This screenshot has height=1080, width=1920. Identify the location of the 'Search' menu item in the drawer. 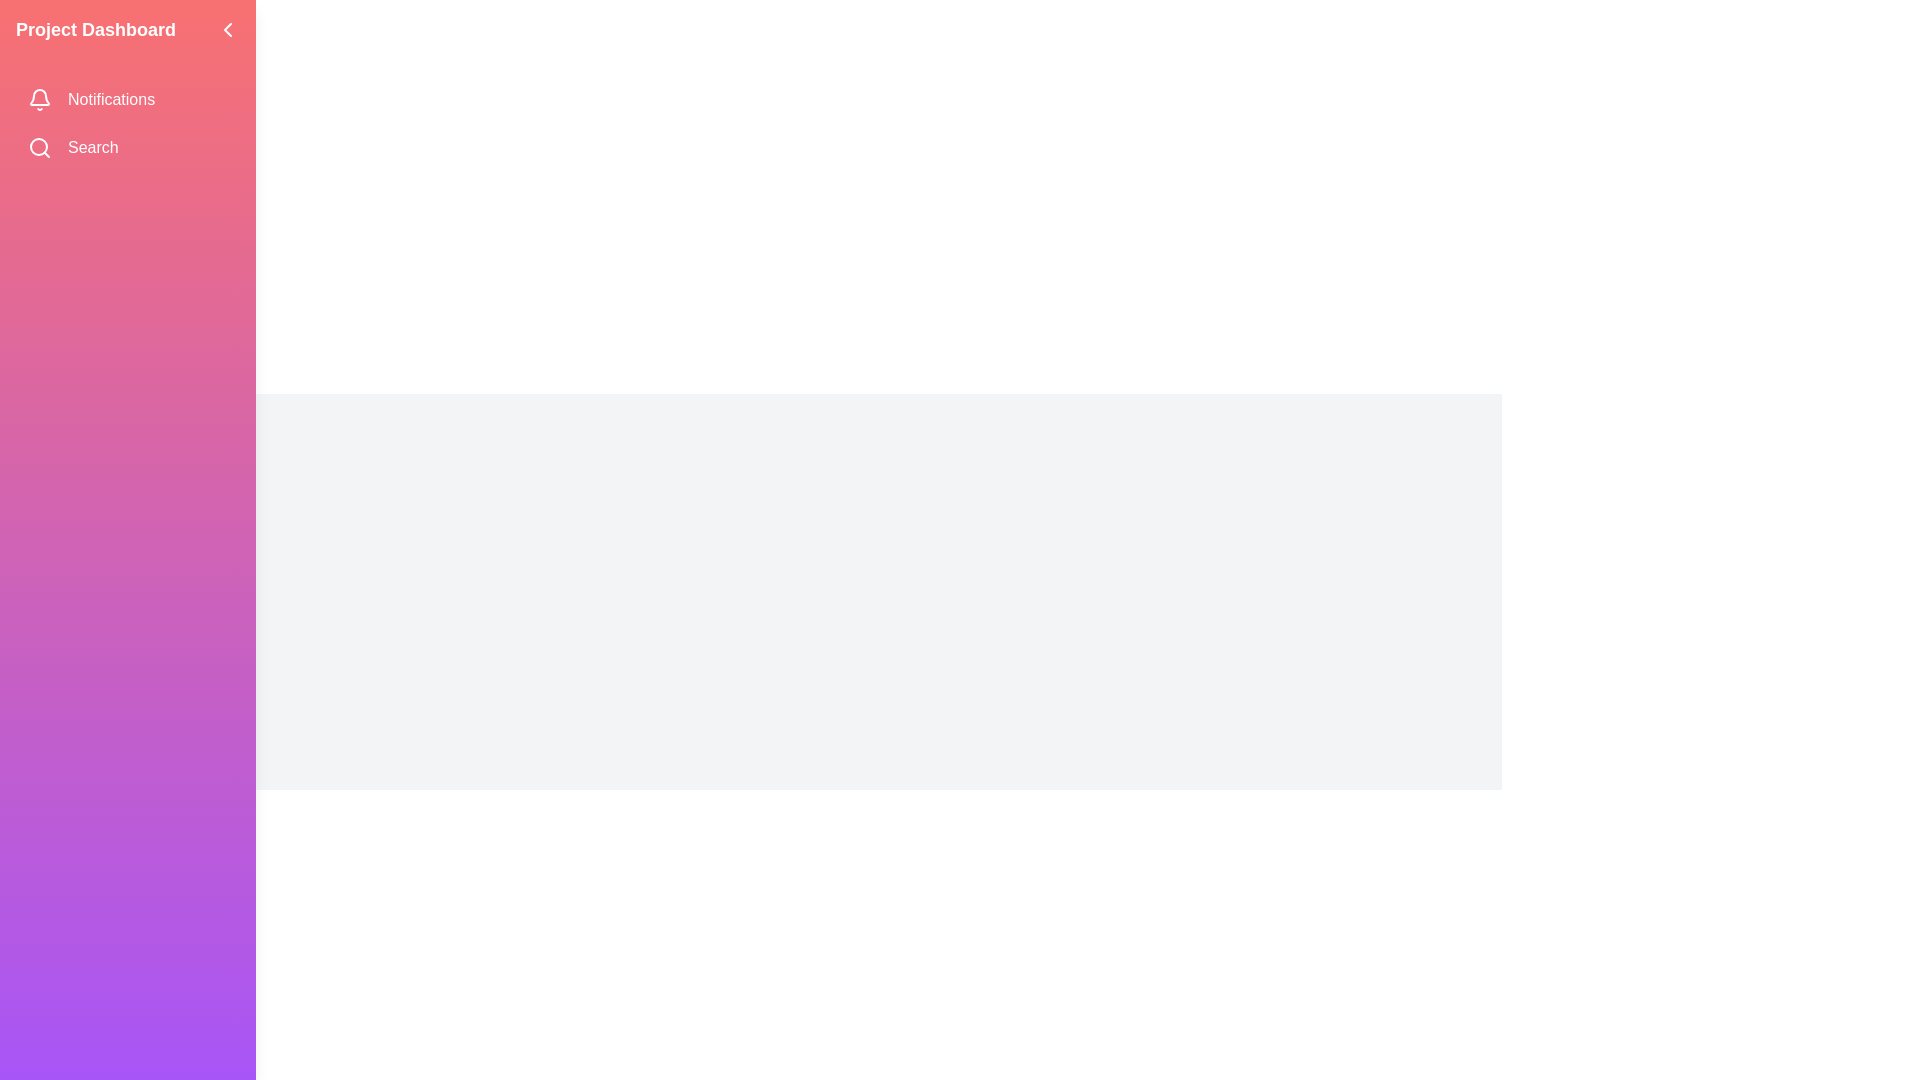
(127, 146).